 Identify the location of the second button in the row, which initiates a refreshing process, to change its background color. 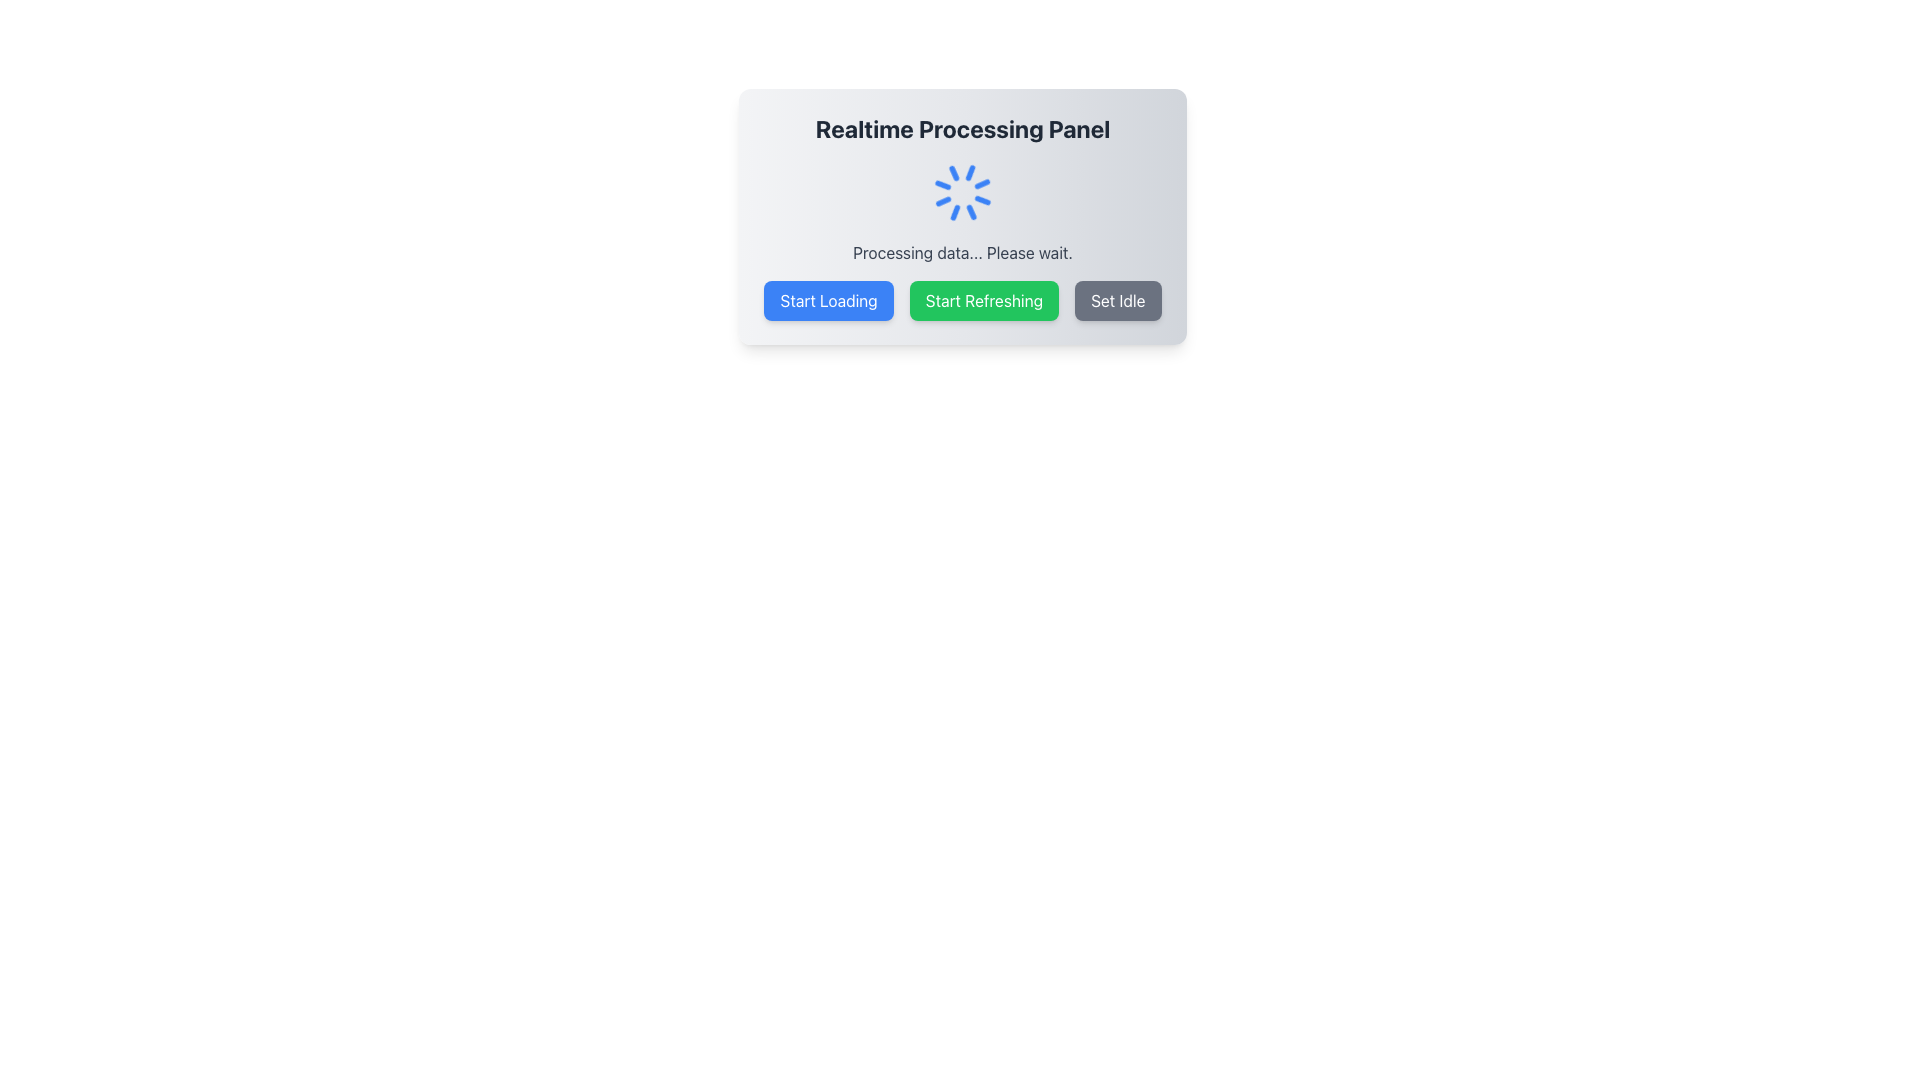
(984, 300).